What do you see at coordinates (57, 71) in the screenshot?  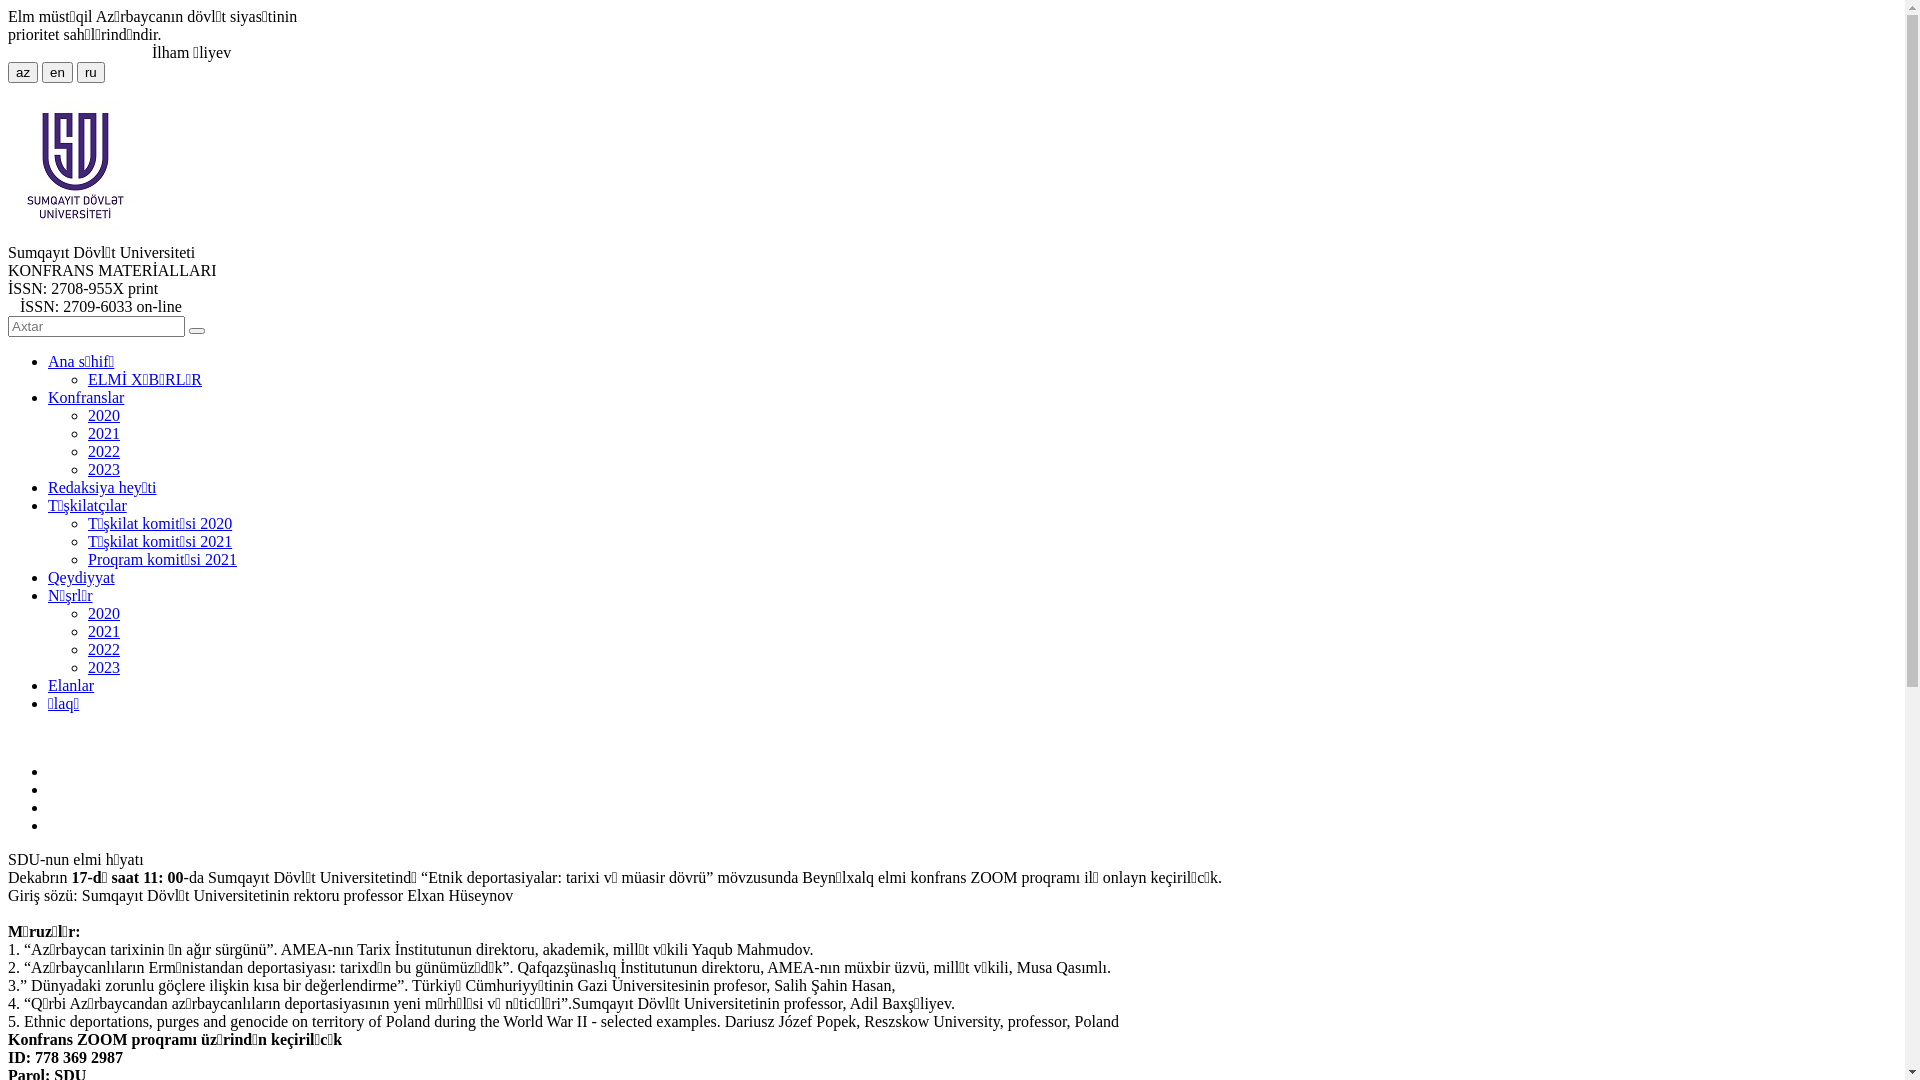 I see `'en'` at bounding box center [57, 71].